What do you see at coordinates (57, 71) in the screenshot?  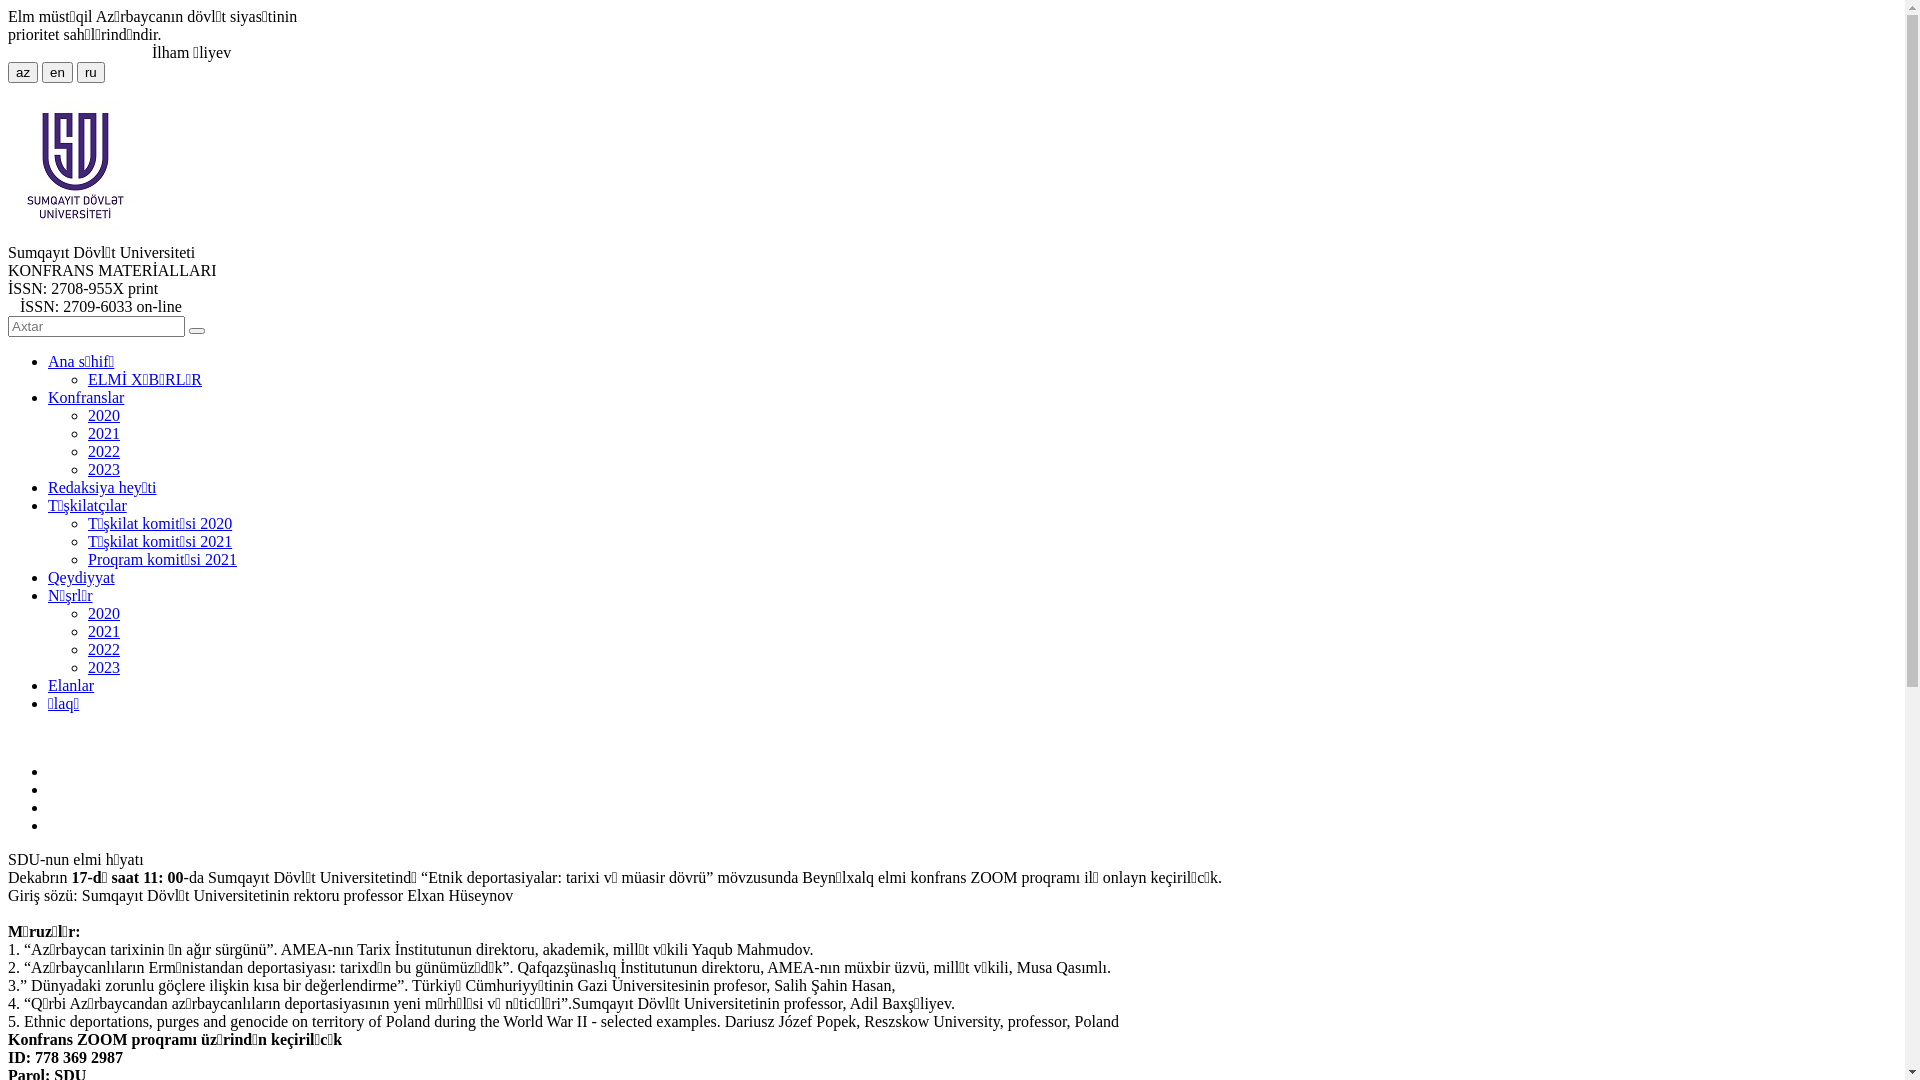 I see `'en'` at bounding box center [57, 71].